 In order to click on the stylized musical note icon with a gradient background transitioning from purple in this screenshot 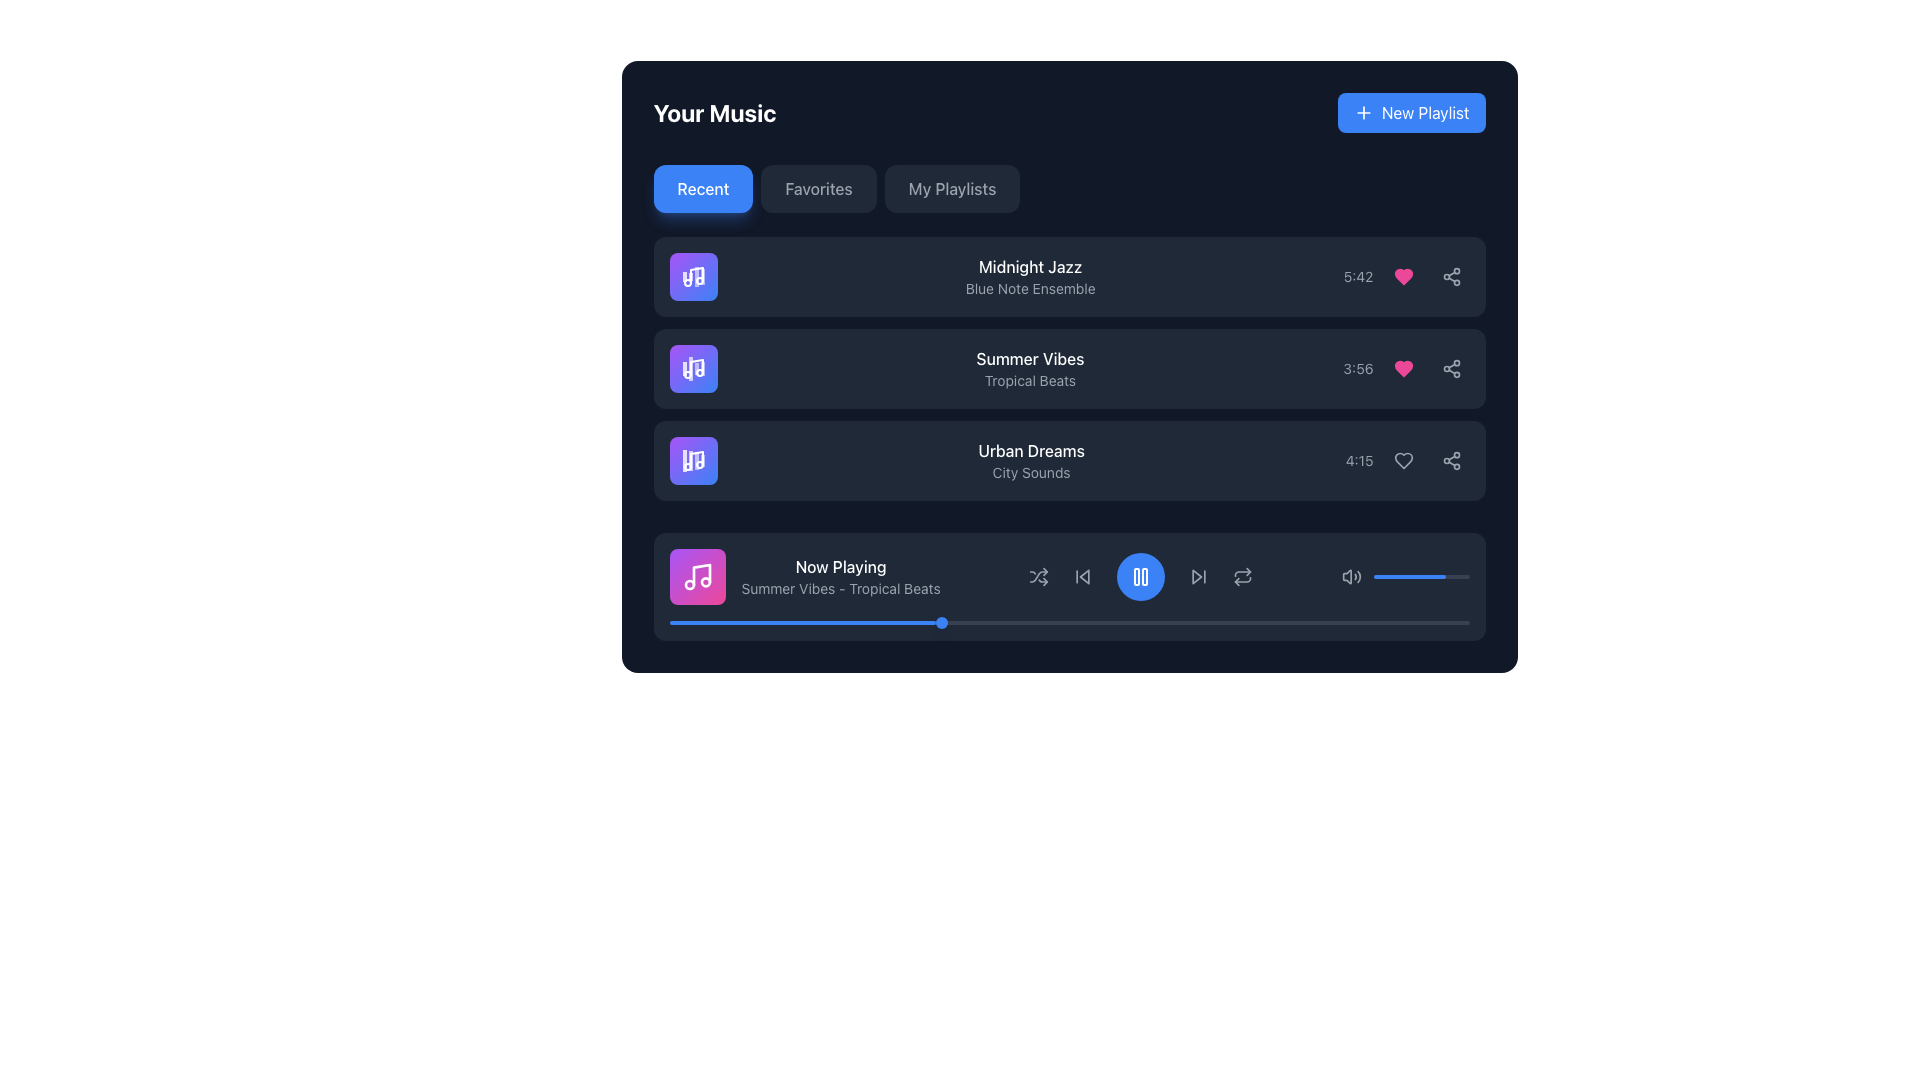, I will do `click(693, 461)`.